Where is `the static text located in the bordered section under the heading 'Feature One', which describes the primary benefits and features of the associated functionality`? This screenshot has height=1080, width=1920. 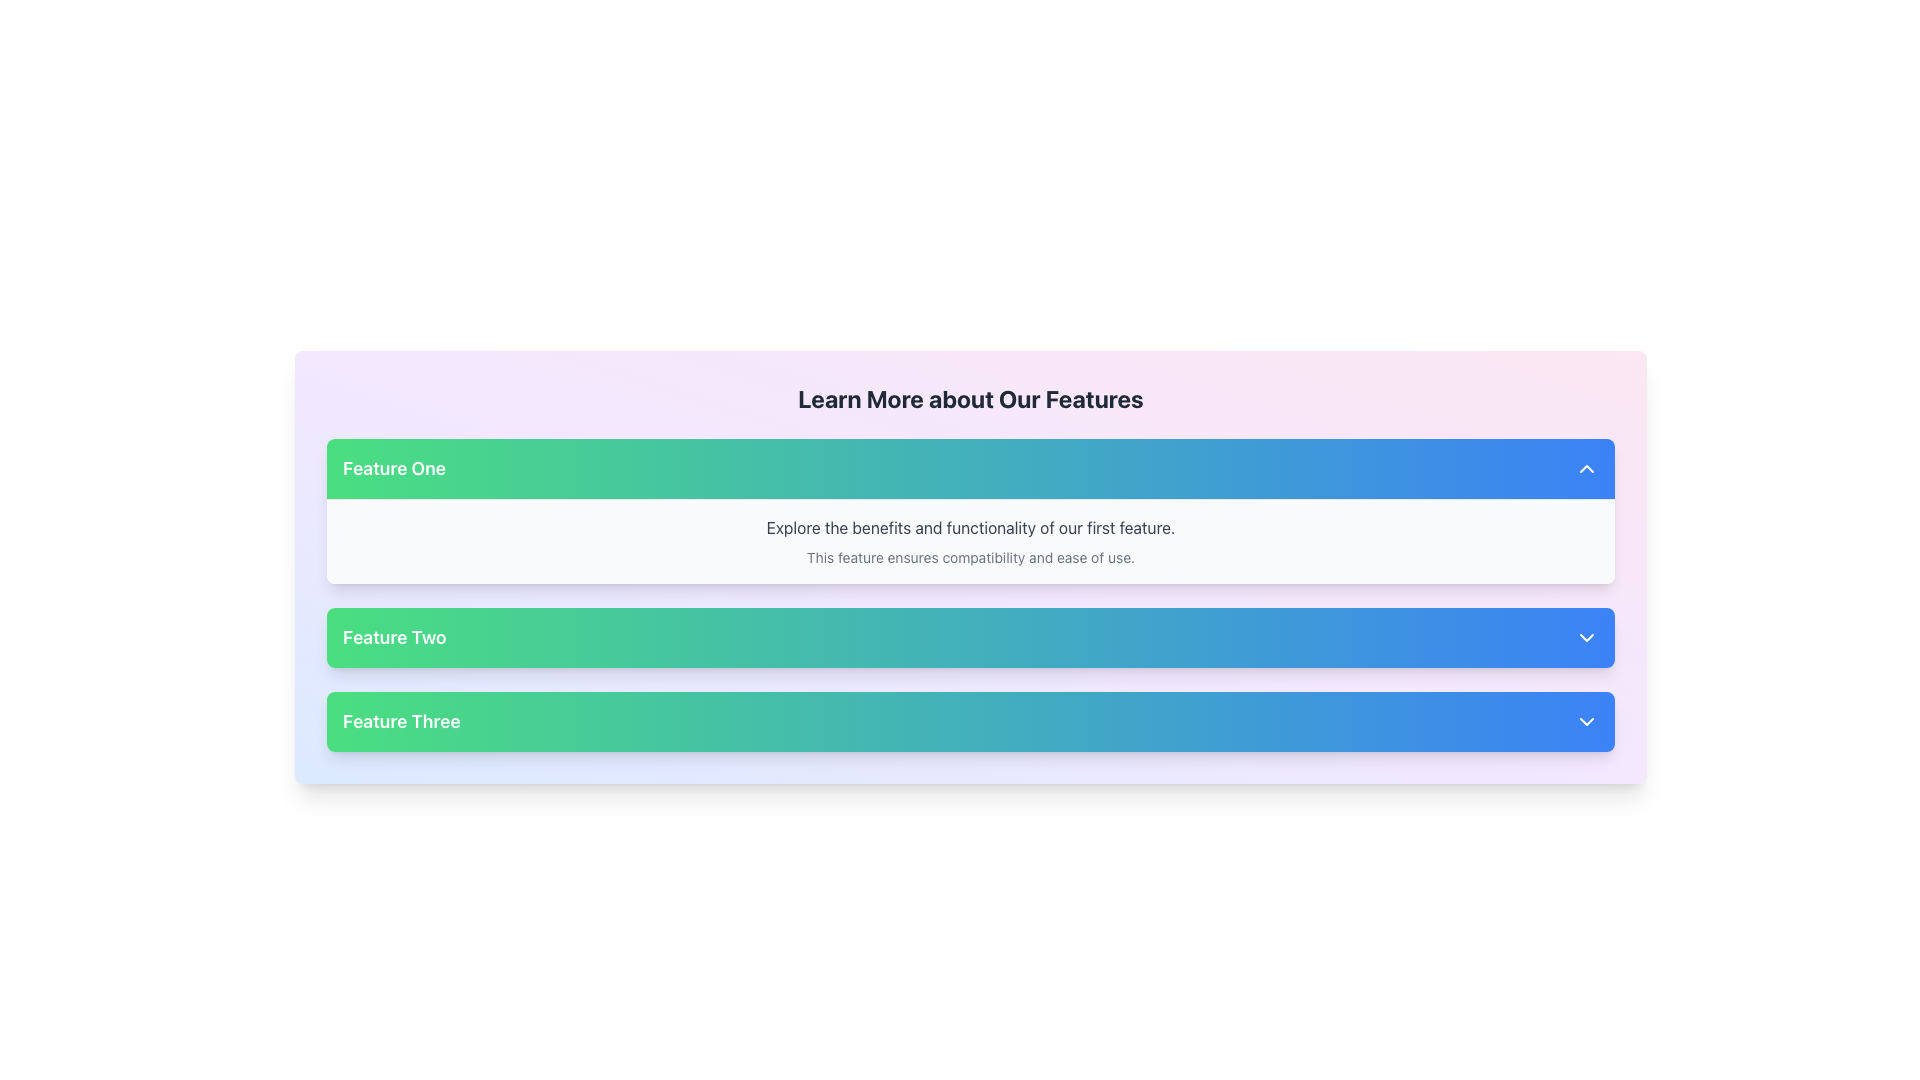
the static text located in the bordered section under the heading 'Feature One', which describes the primary benefits and features of the associated functionality is located at coordinates (970, 527).